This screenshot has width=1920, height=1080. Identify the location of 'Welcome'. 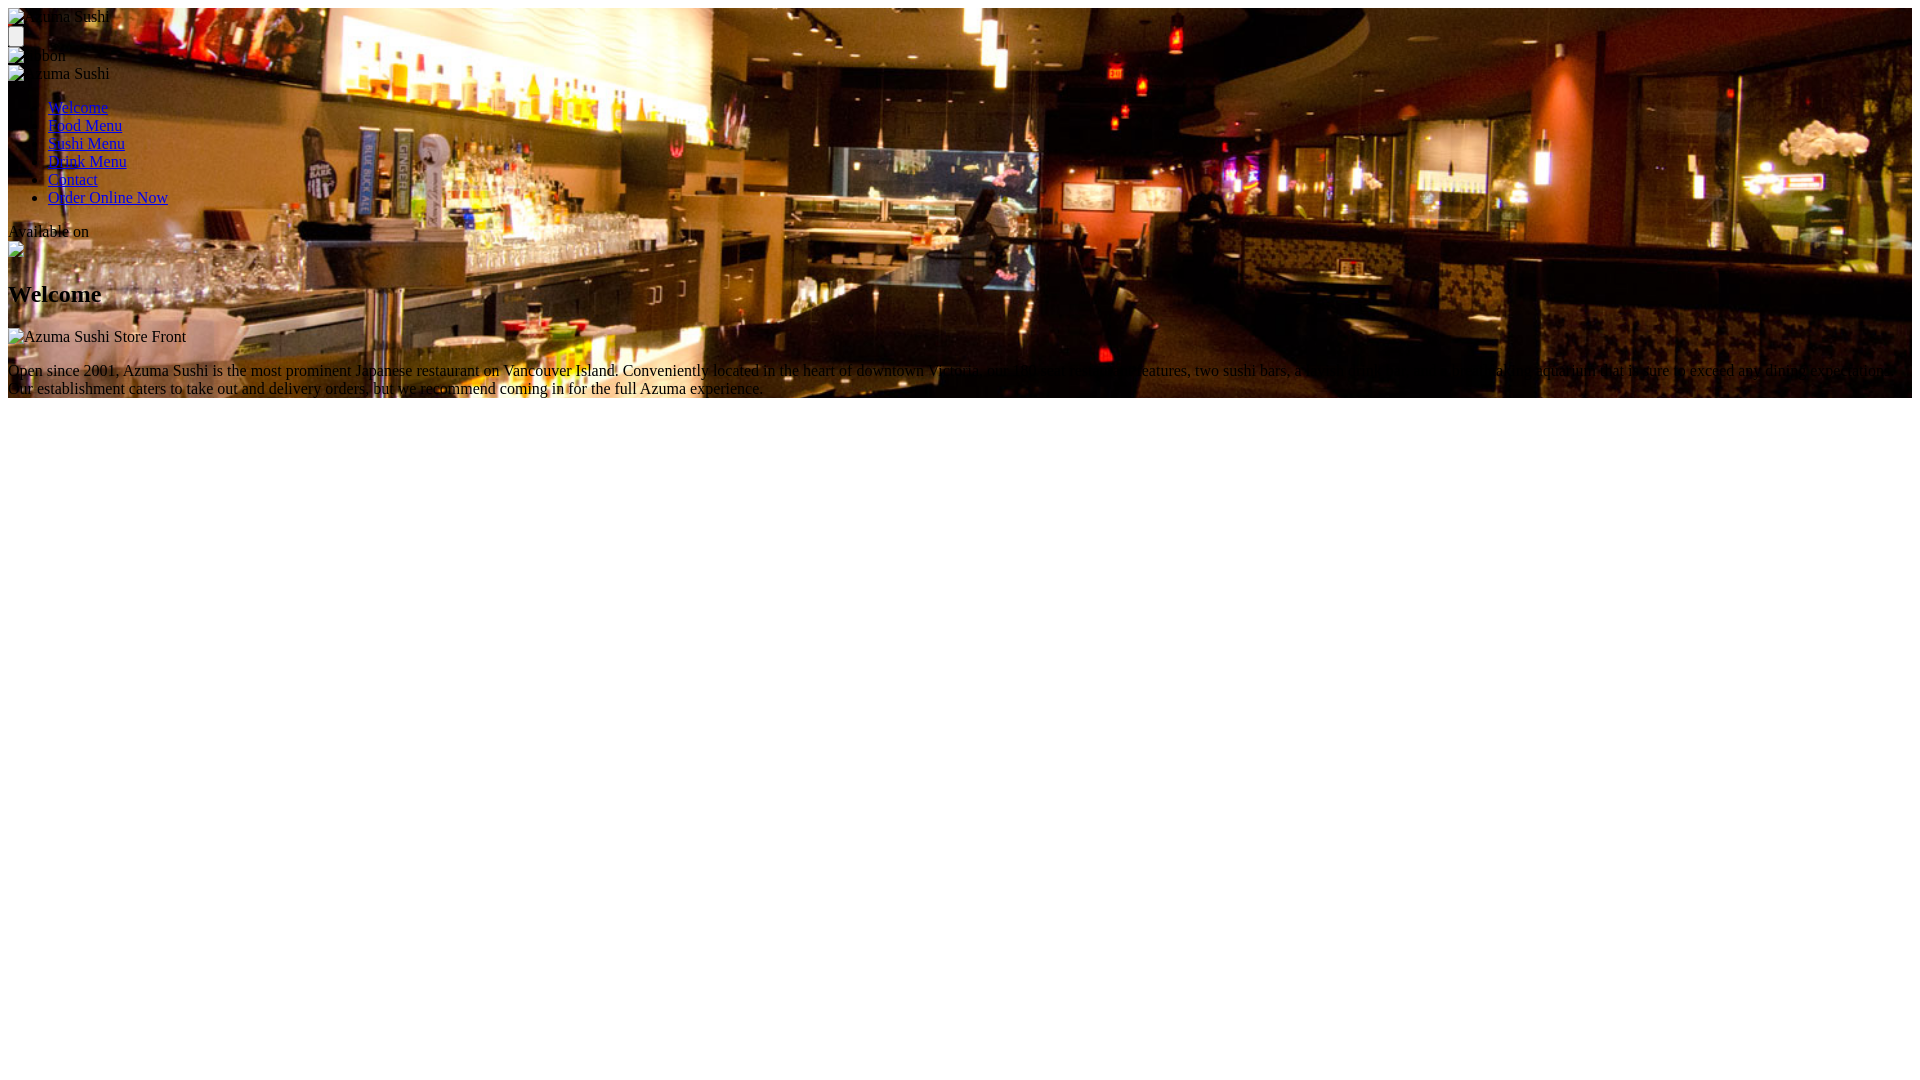
(48, 107).